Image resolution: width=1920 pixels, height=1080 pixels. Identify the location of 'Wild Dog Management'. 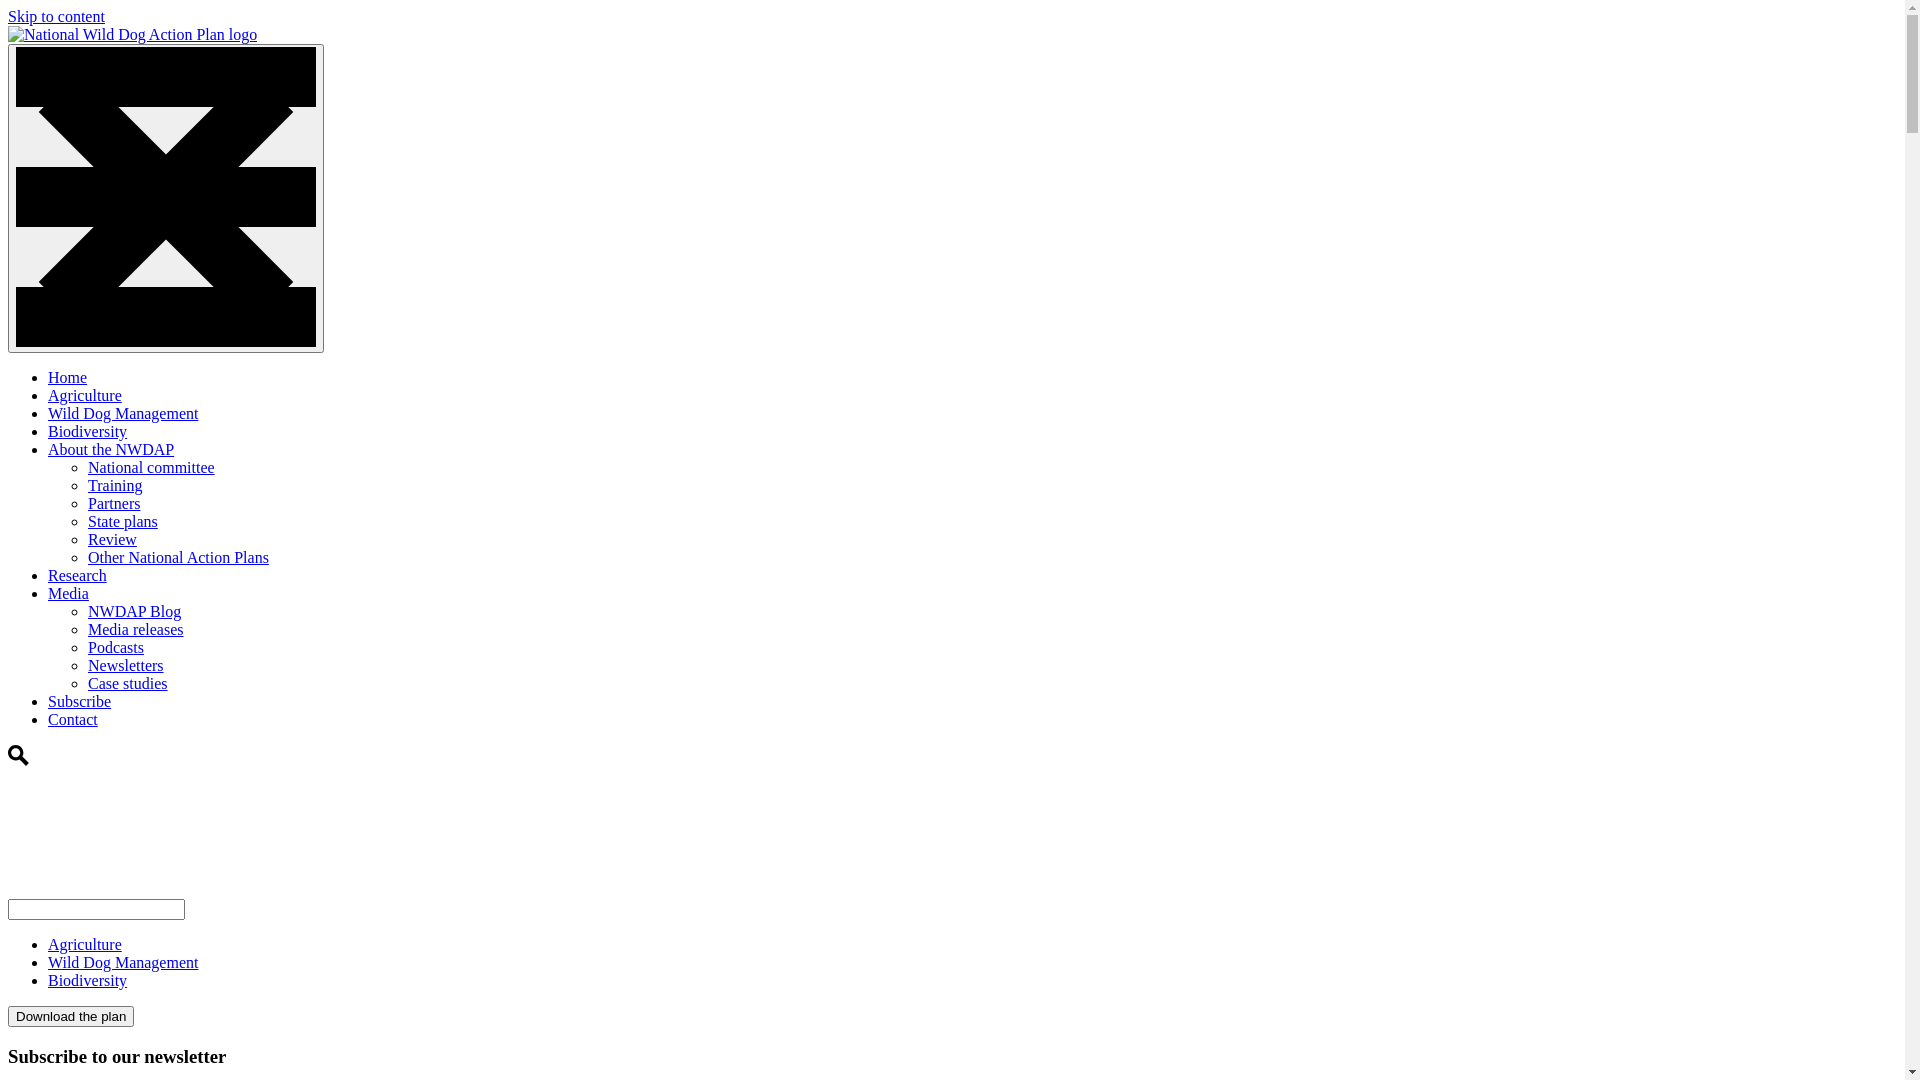
(122, 961).